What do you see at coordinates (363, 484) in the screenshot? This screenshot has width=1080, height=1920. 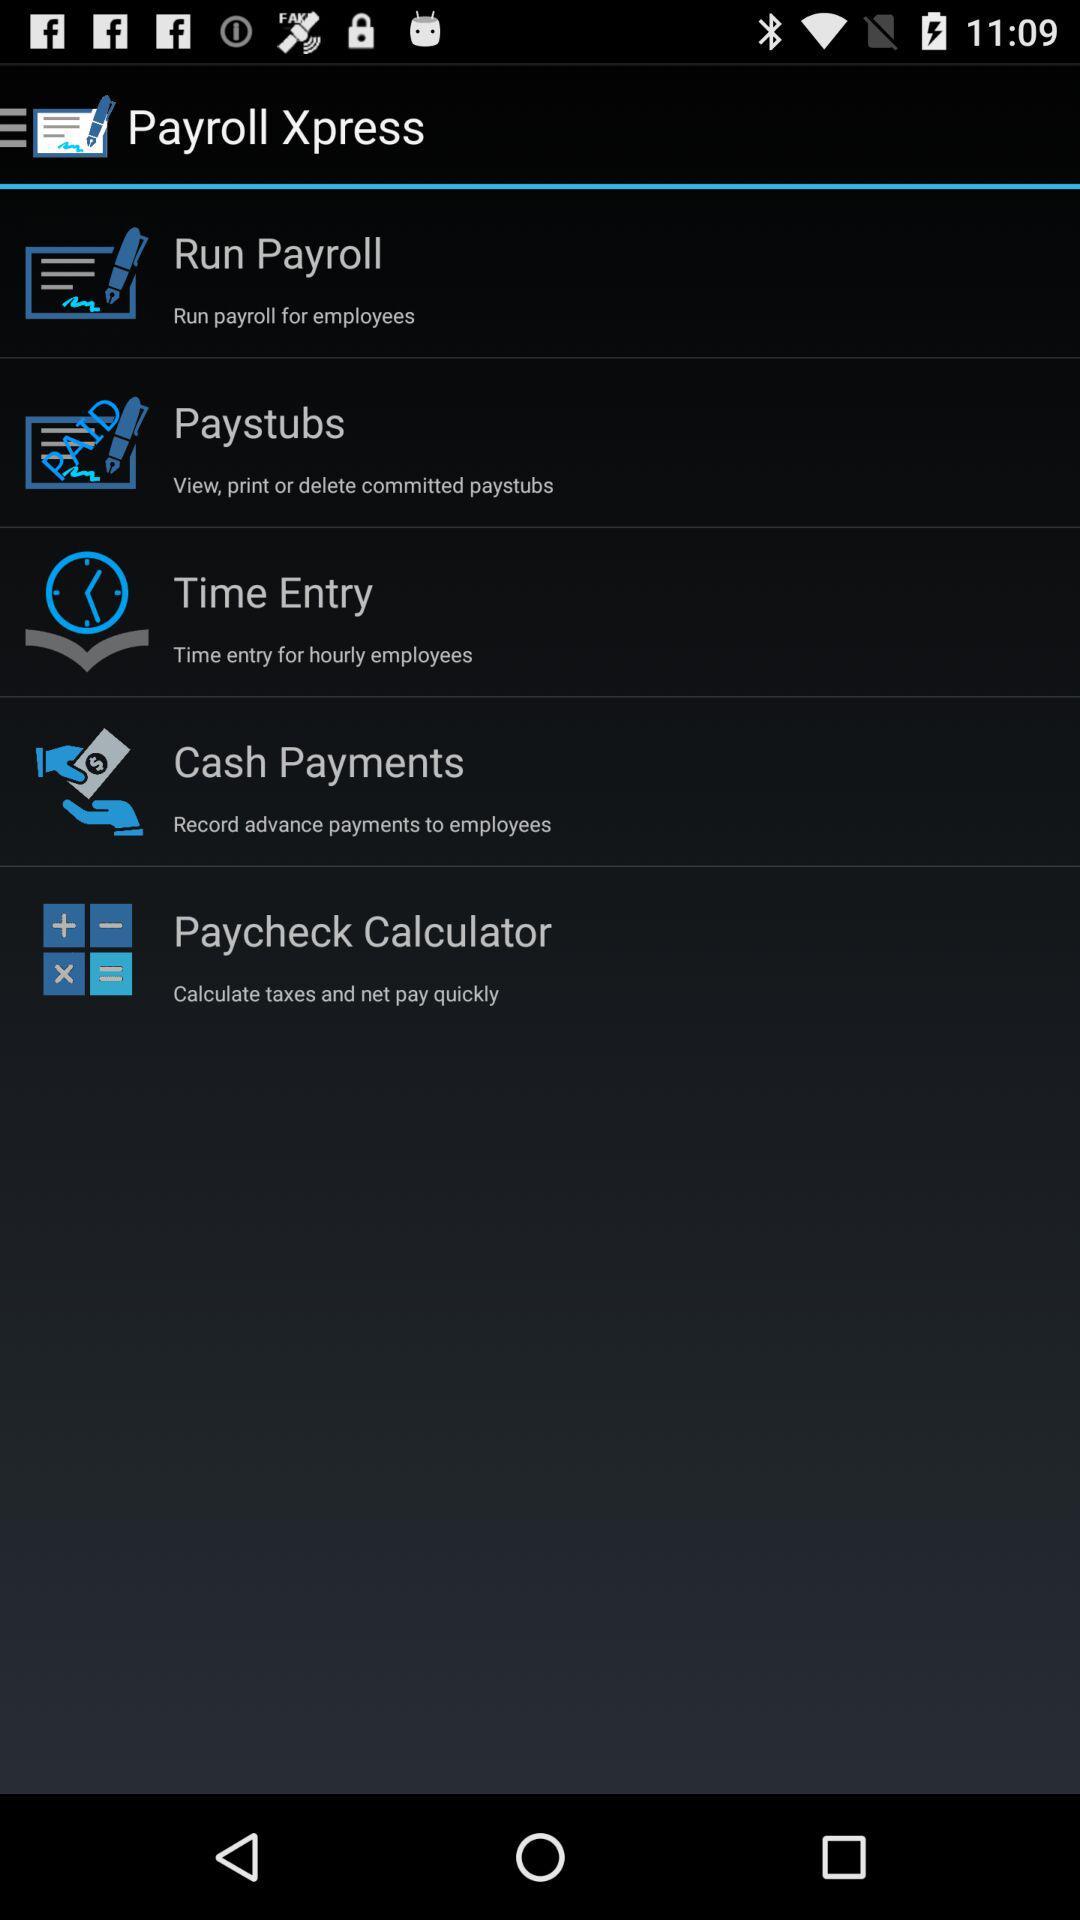 I see `the icon above time entry item` at bounding box center [363, 484].